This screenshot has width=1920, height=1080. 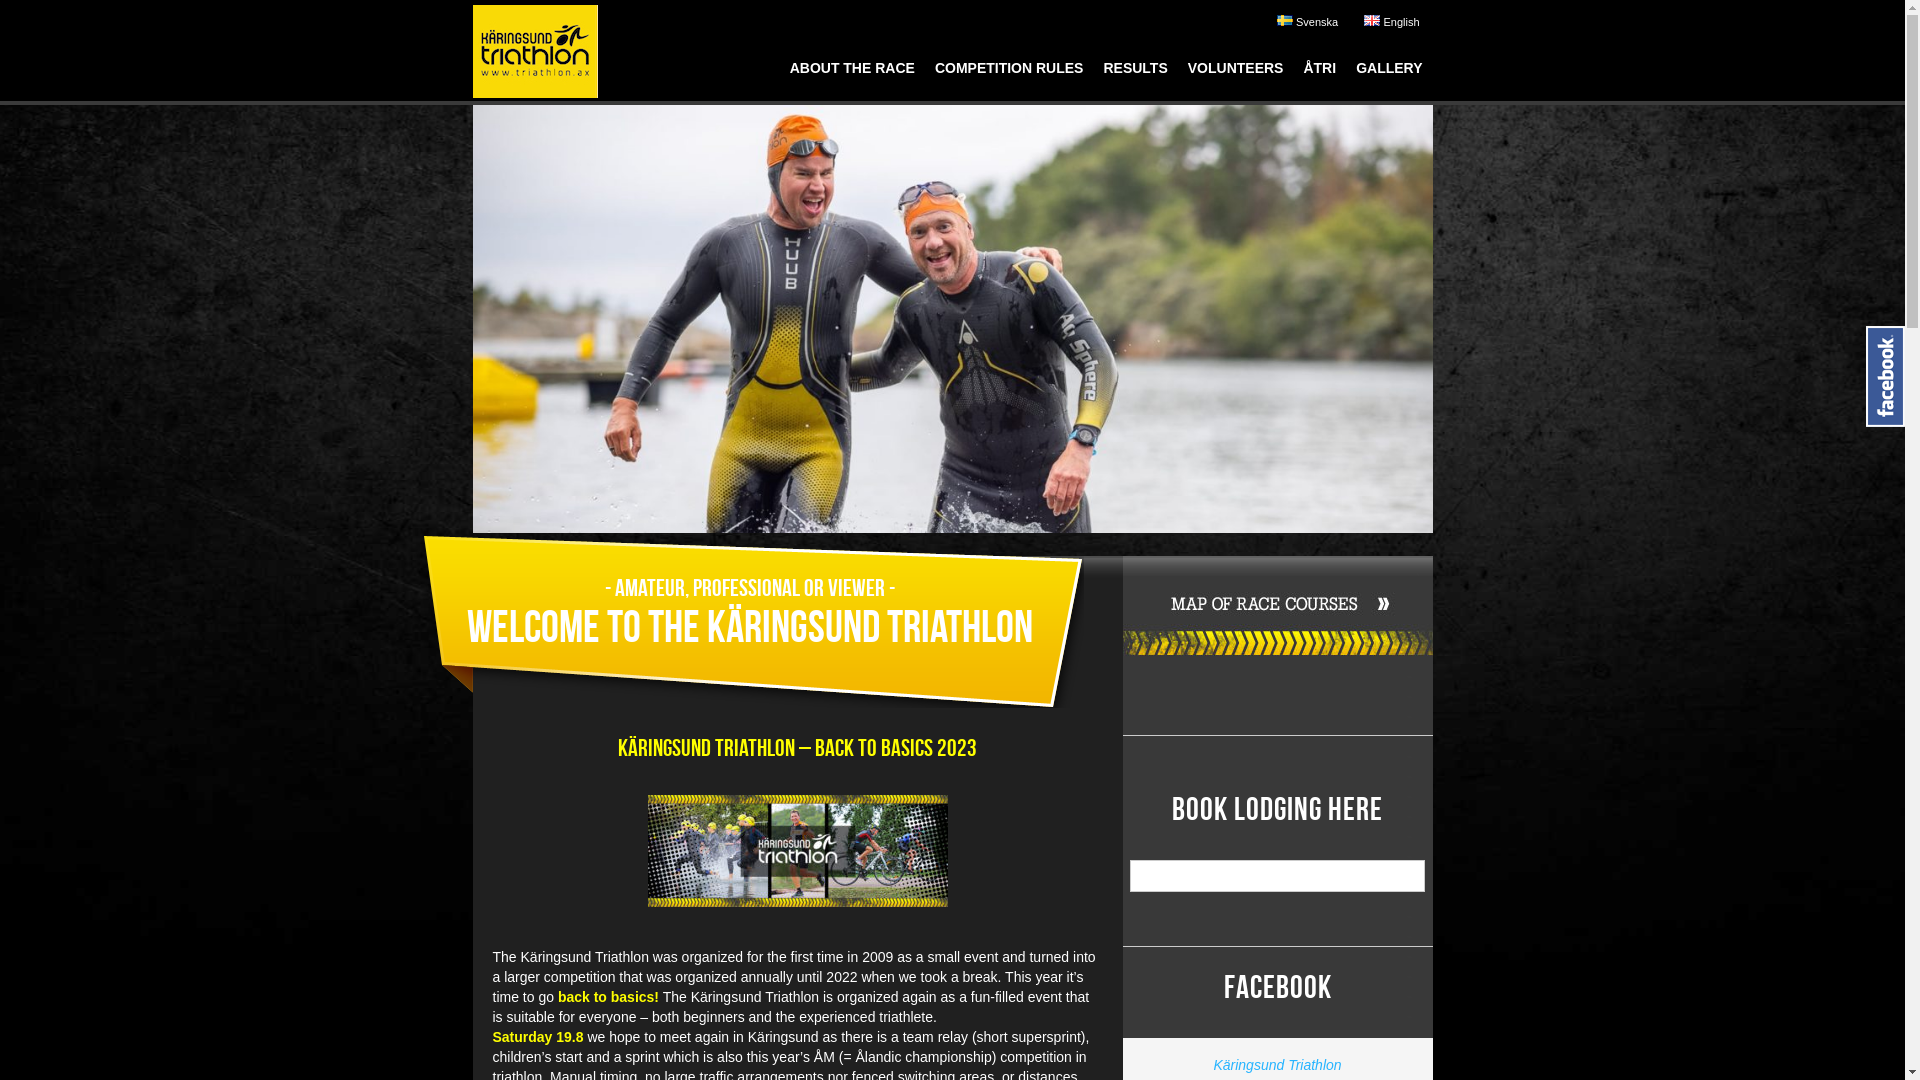 What do you see at coordinates (1134, 73) in the screenshot?
I see `'RESULTS'` at bounding box center [1134, 73].